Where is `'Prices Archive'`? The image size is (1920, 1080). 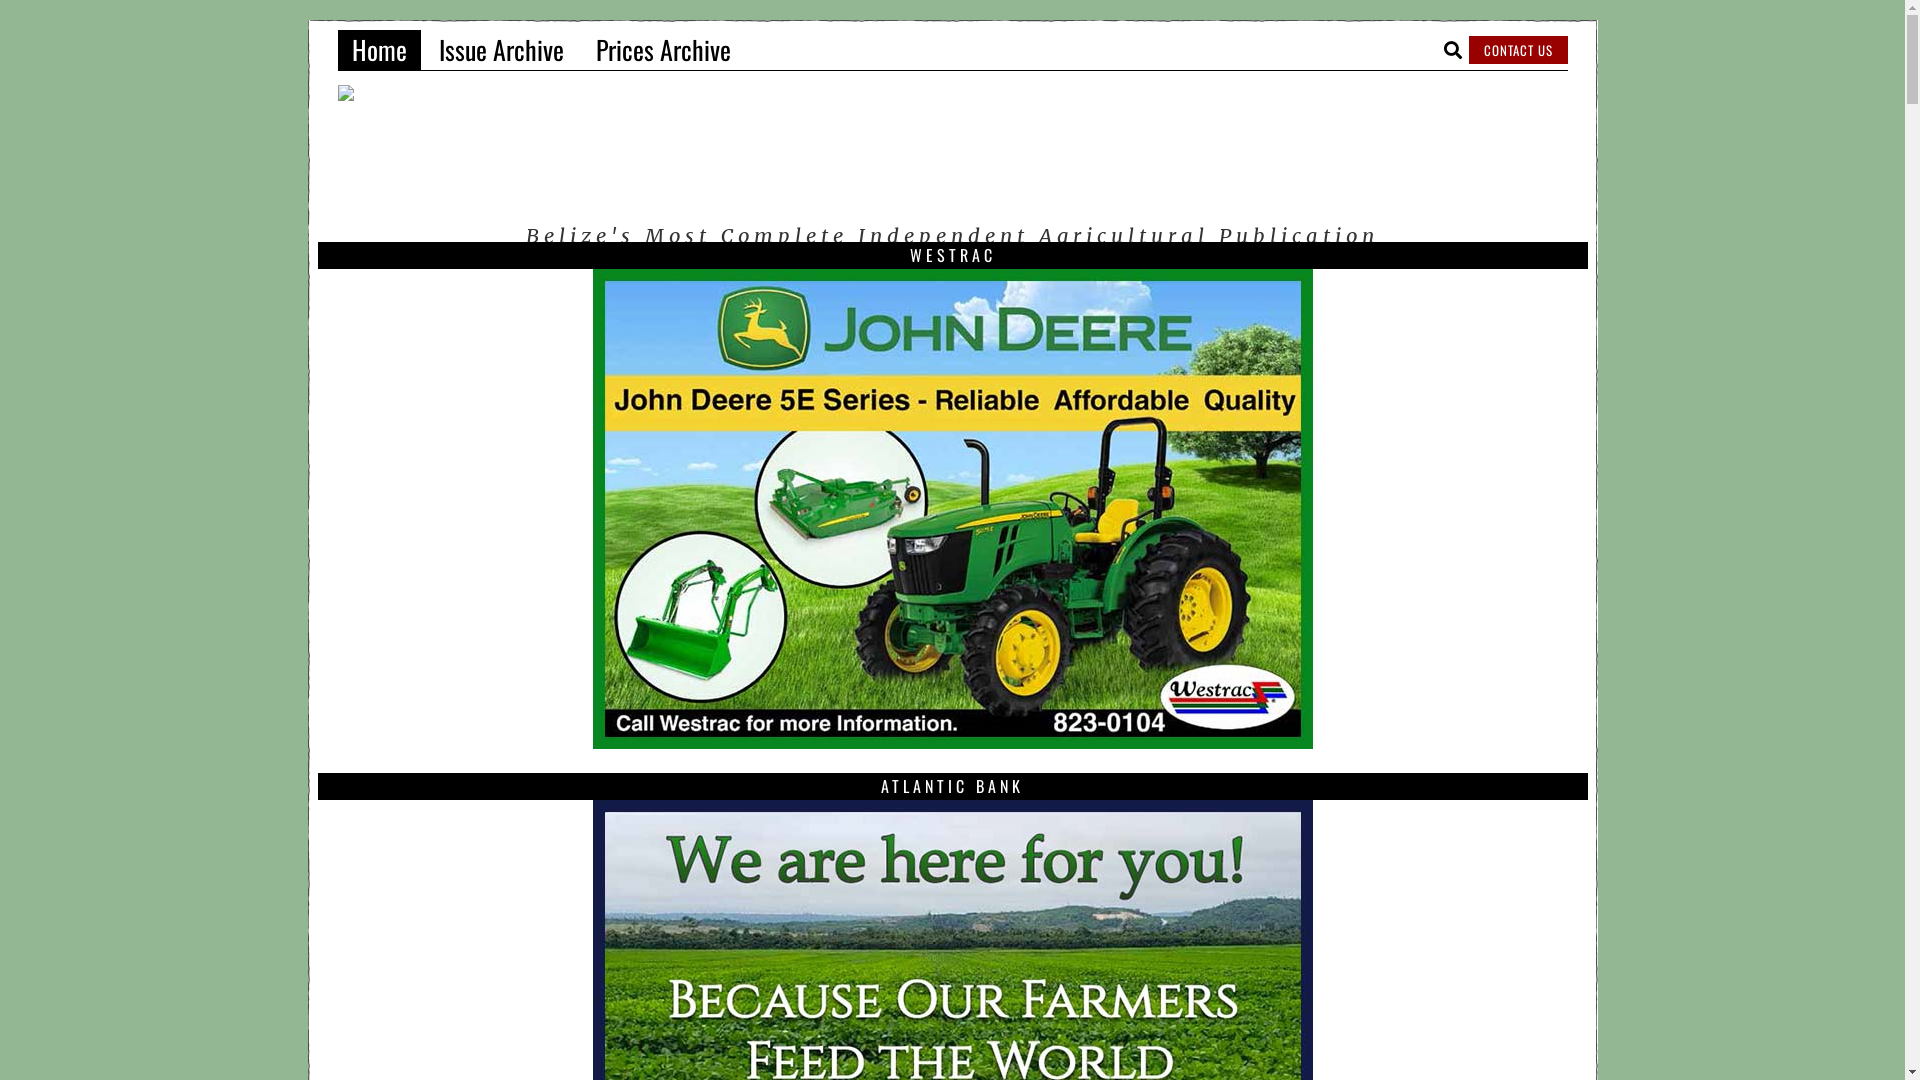 'Prices Archive' is located at coordinates (663, 49).